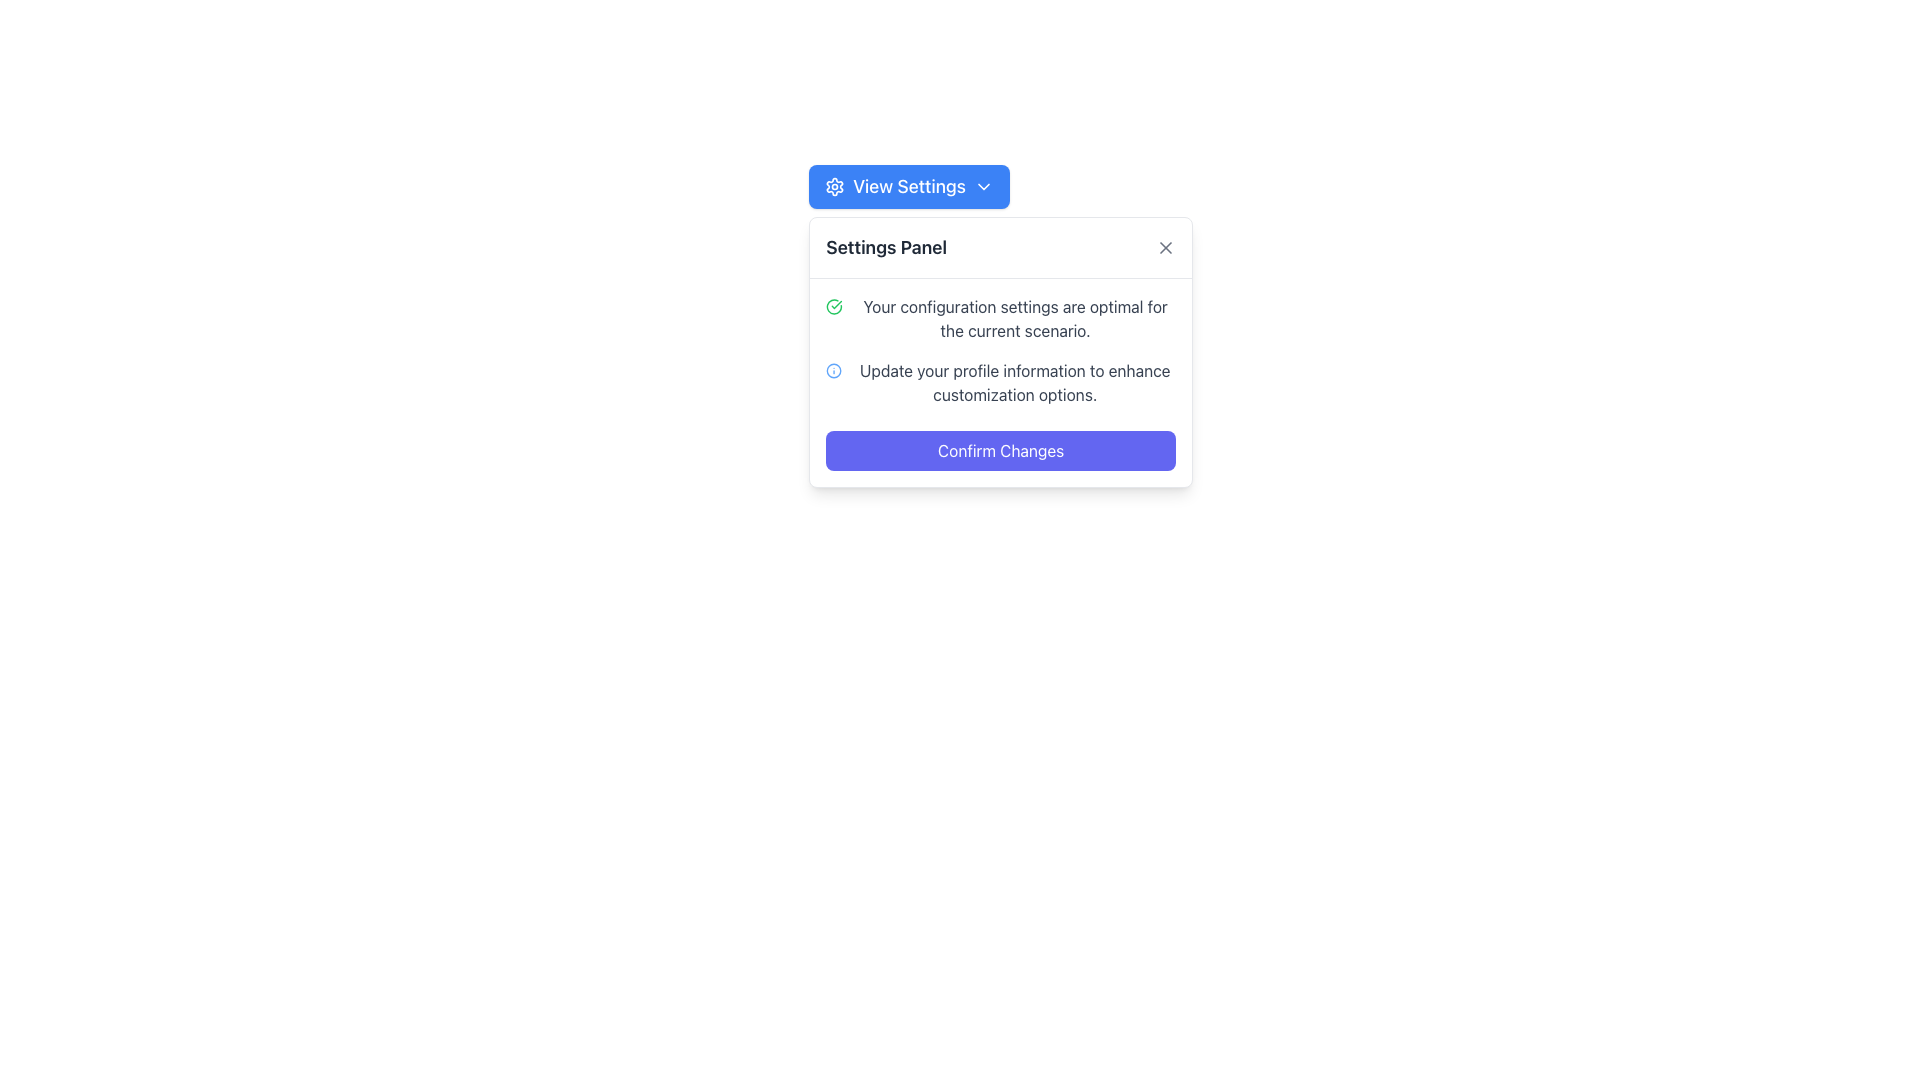 This screenshot has width=1920, height=1080. What do you see at coordinates (835, 186) in the screenshot?
I see `the gear-like icon with a blue background and white border located on the left end of the 'View Settings' button` at bounding box center [835, 186].